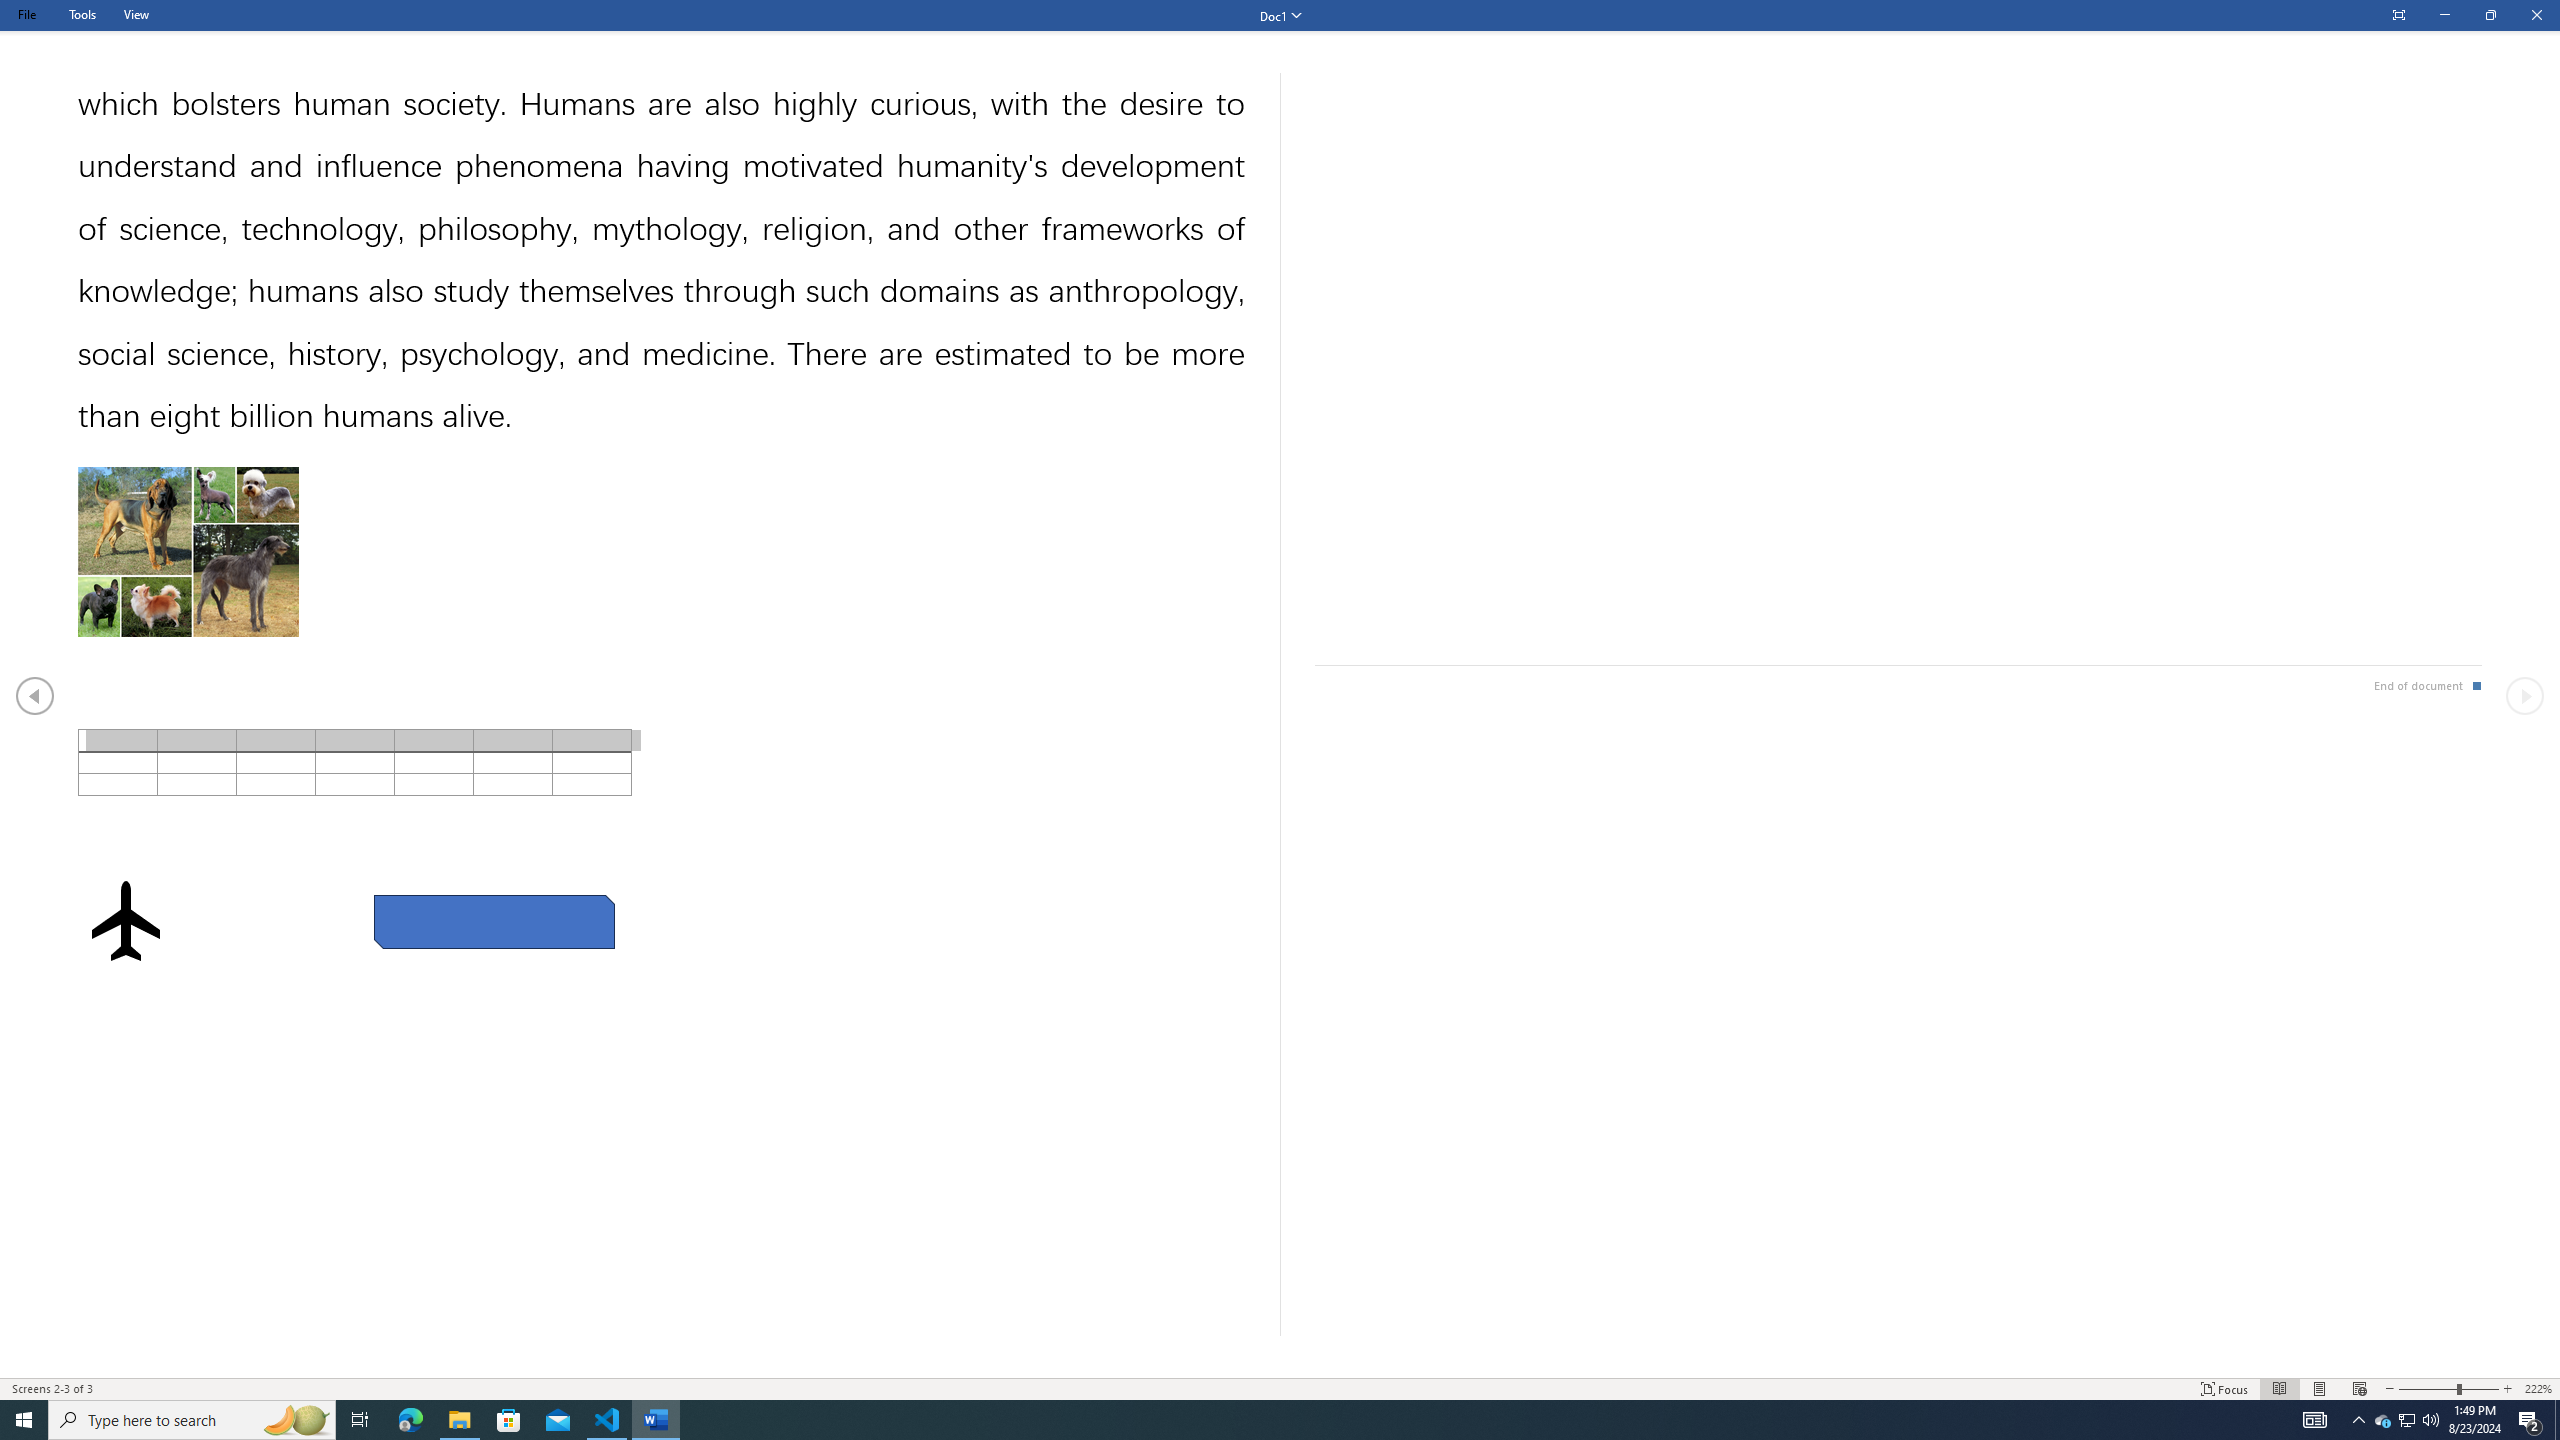 The image size is (2560, 1440). I want to click on 'Tools', so click(81, 14).